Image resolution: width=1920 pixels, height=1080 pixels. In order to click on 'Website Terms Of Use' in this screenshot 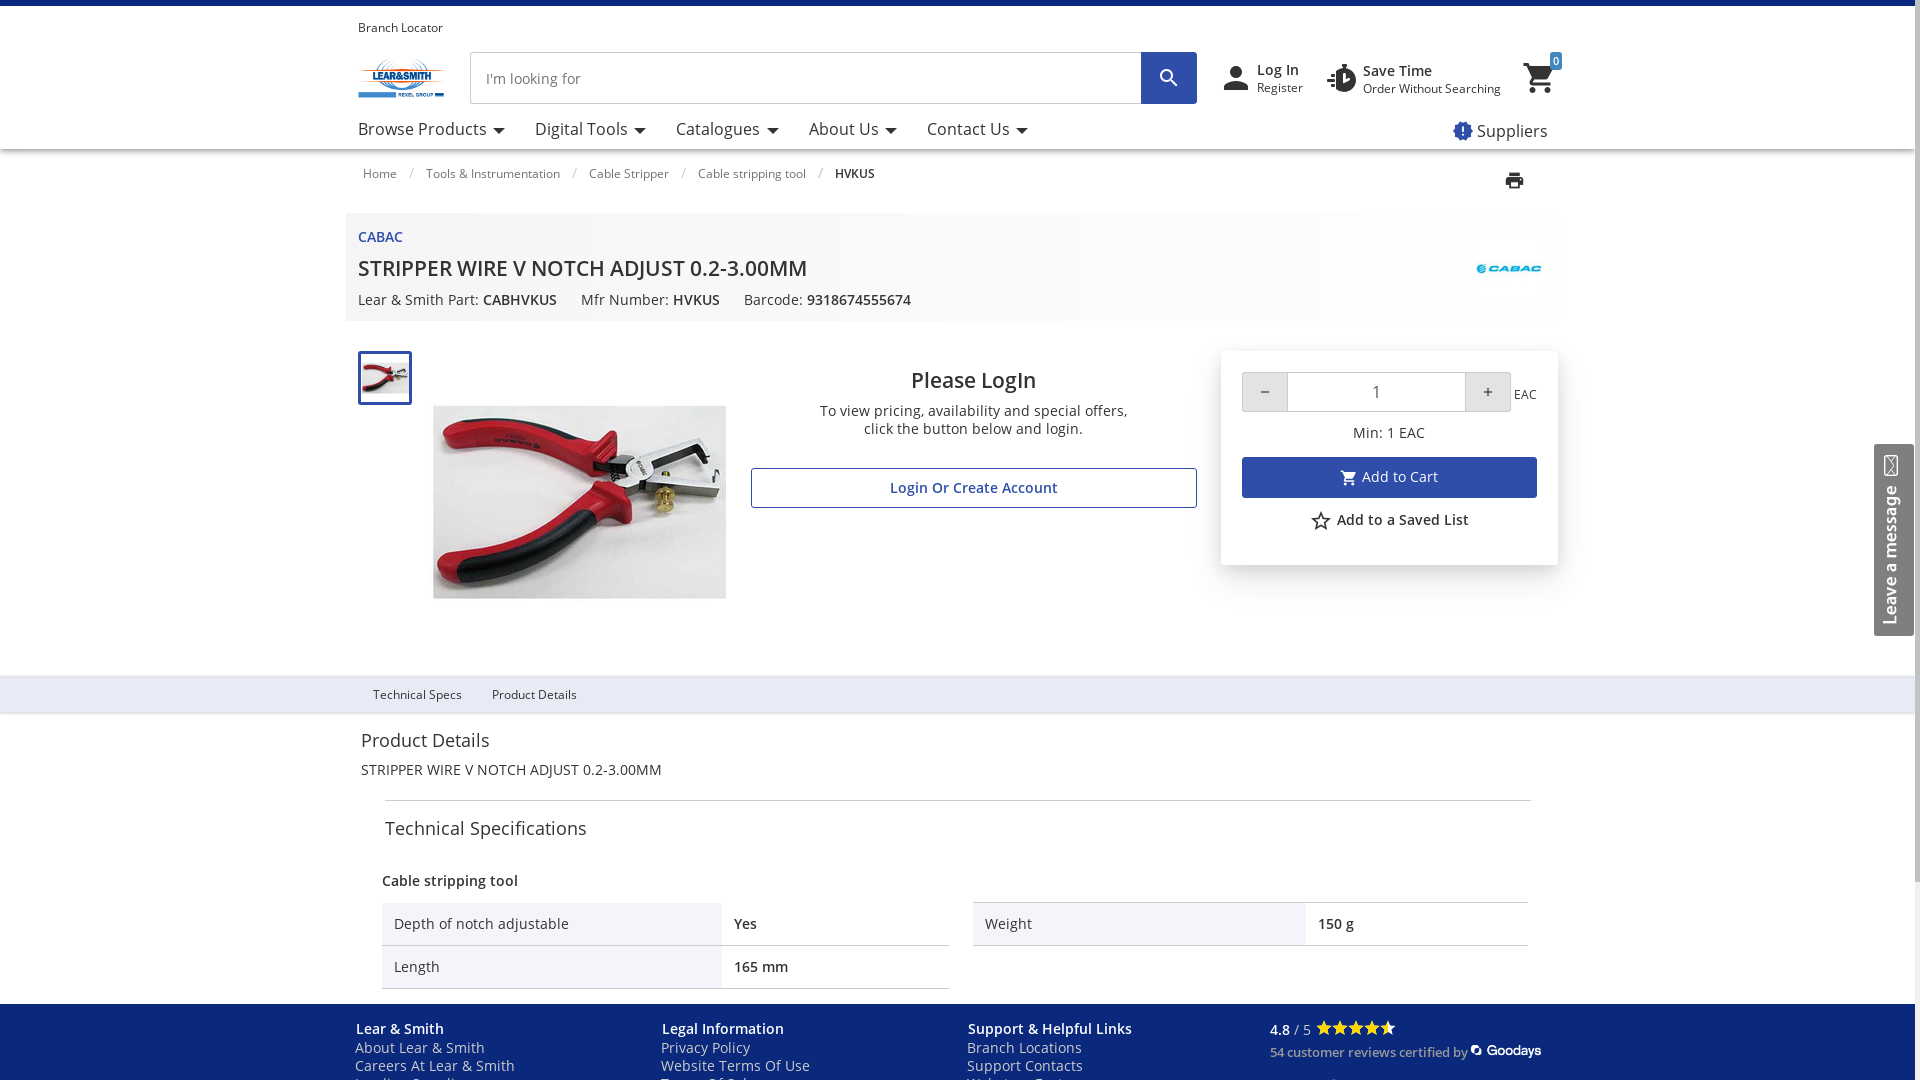, I will do `click(733, 1064)`.